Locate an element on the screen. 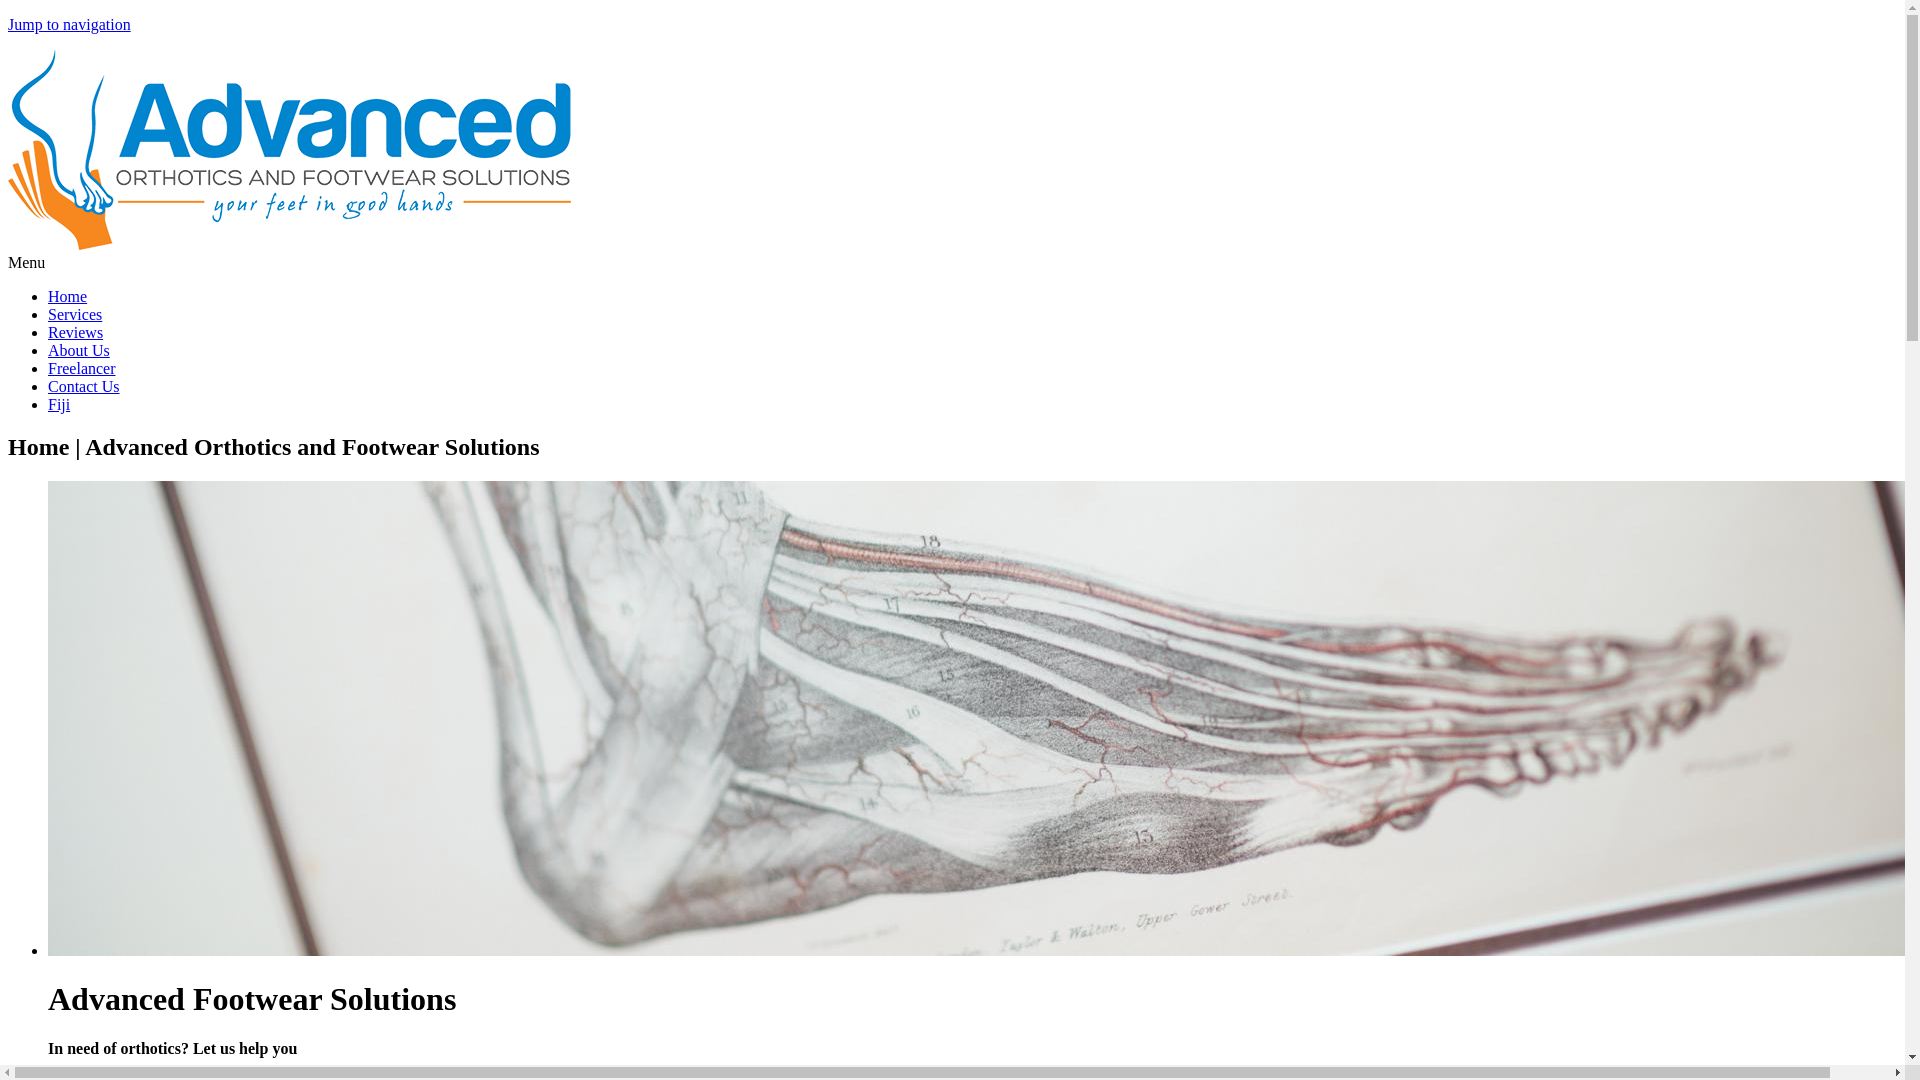 The image size is (1920, 1080). 'Reviews' is located at coordinates (75, 331).